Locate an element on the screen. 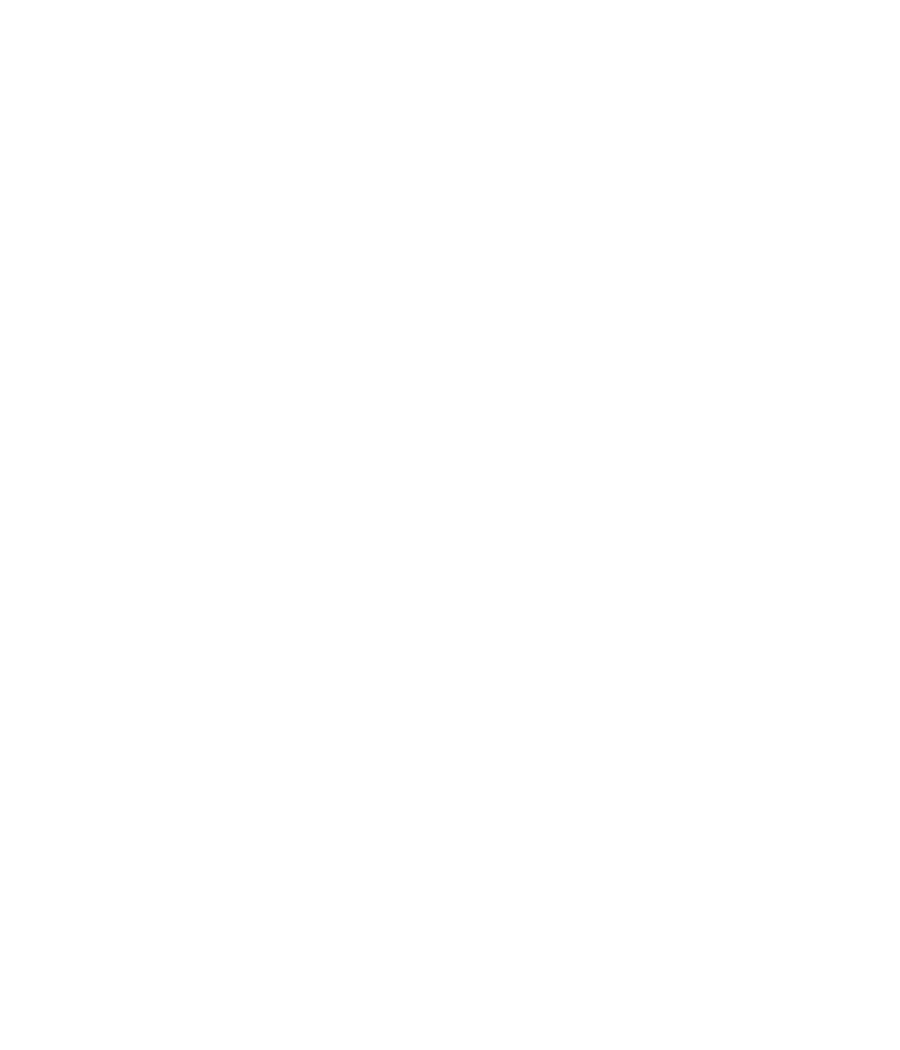 Image resolution: width=900 pixels, height=1050 pixels. 'Audio' is located at coordinates (150, 651).